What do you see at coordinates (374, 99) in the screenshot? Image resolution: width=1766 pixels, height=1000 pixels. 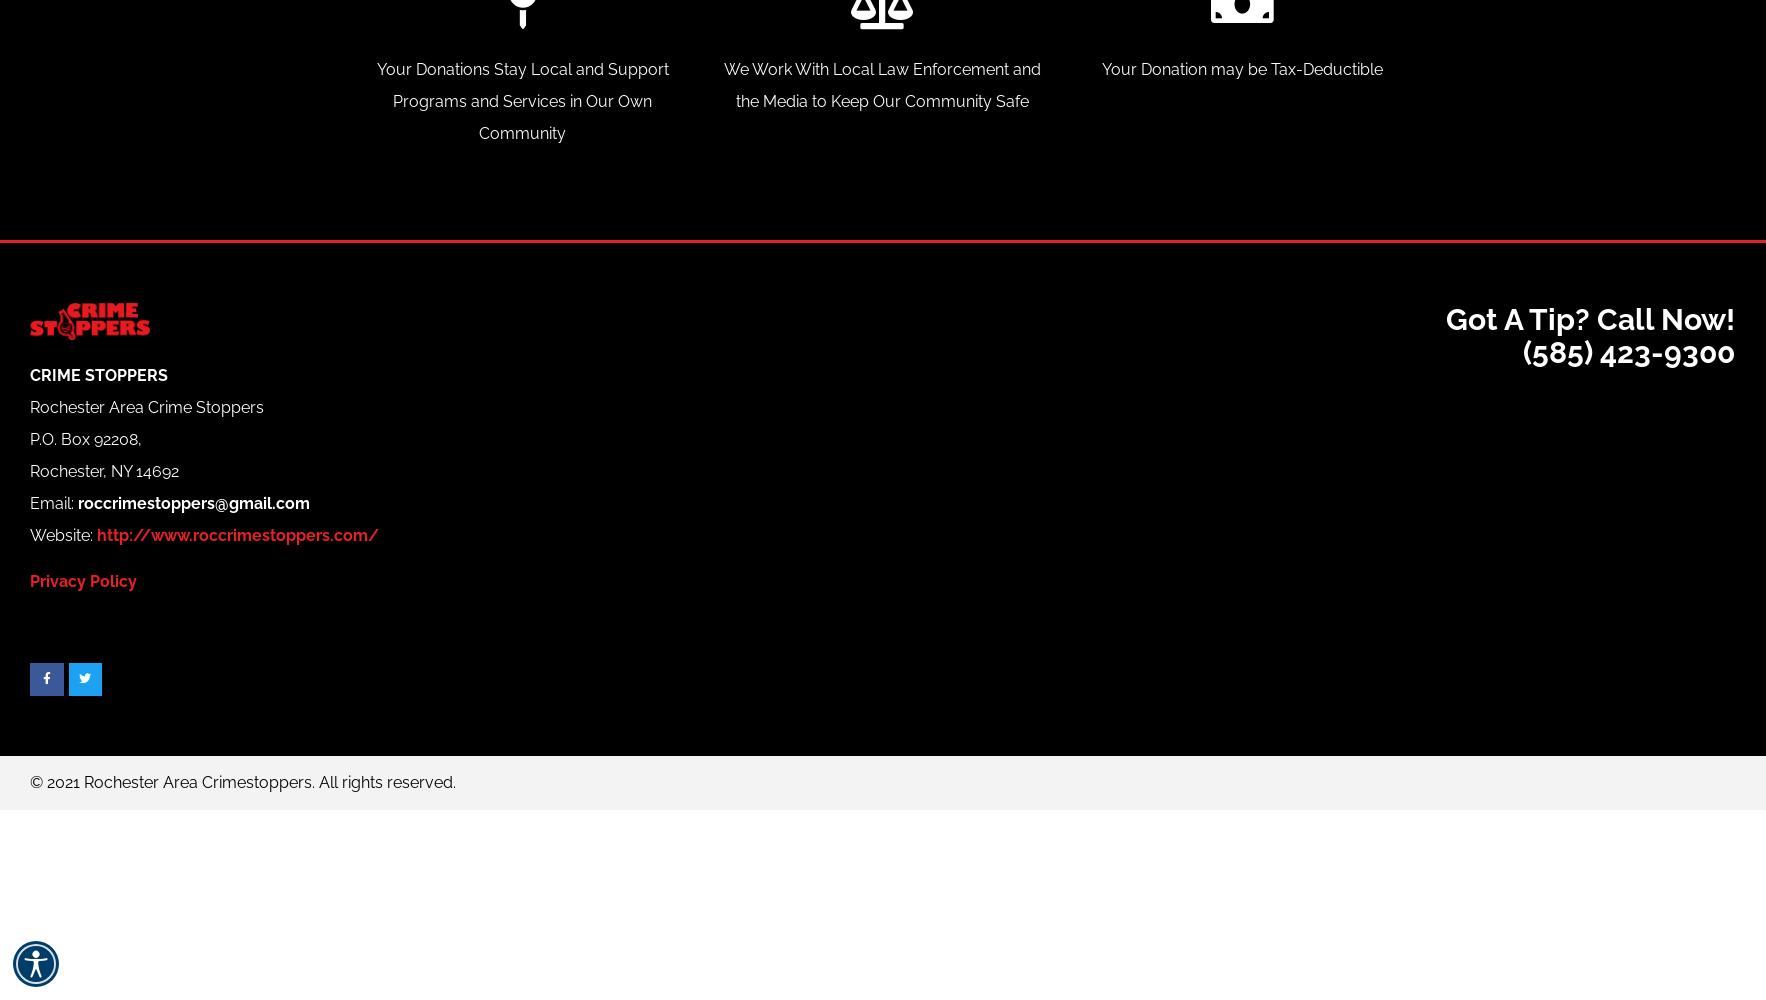 I see `'Your Donations Stay Local and Support Programs and Services in Our Own Community'` at bounding box center [374, 99].